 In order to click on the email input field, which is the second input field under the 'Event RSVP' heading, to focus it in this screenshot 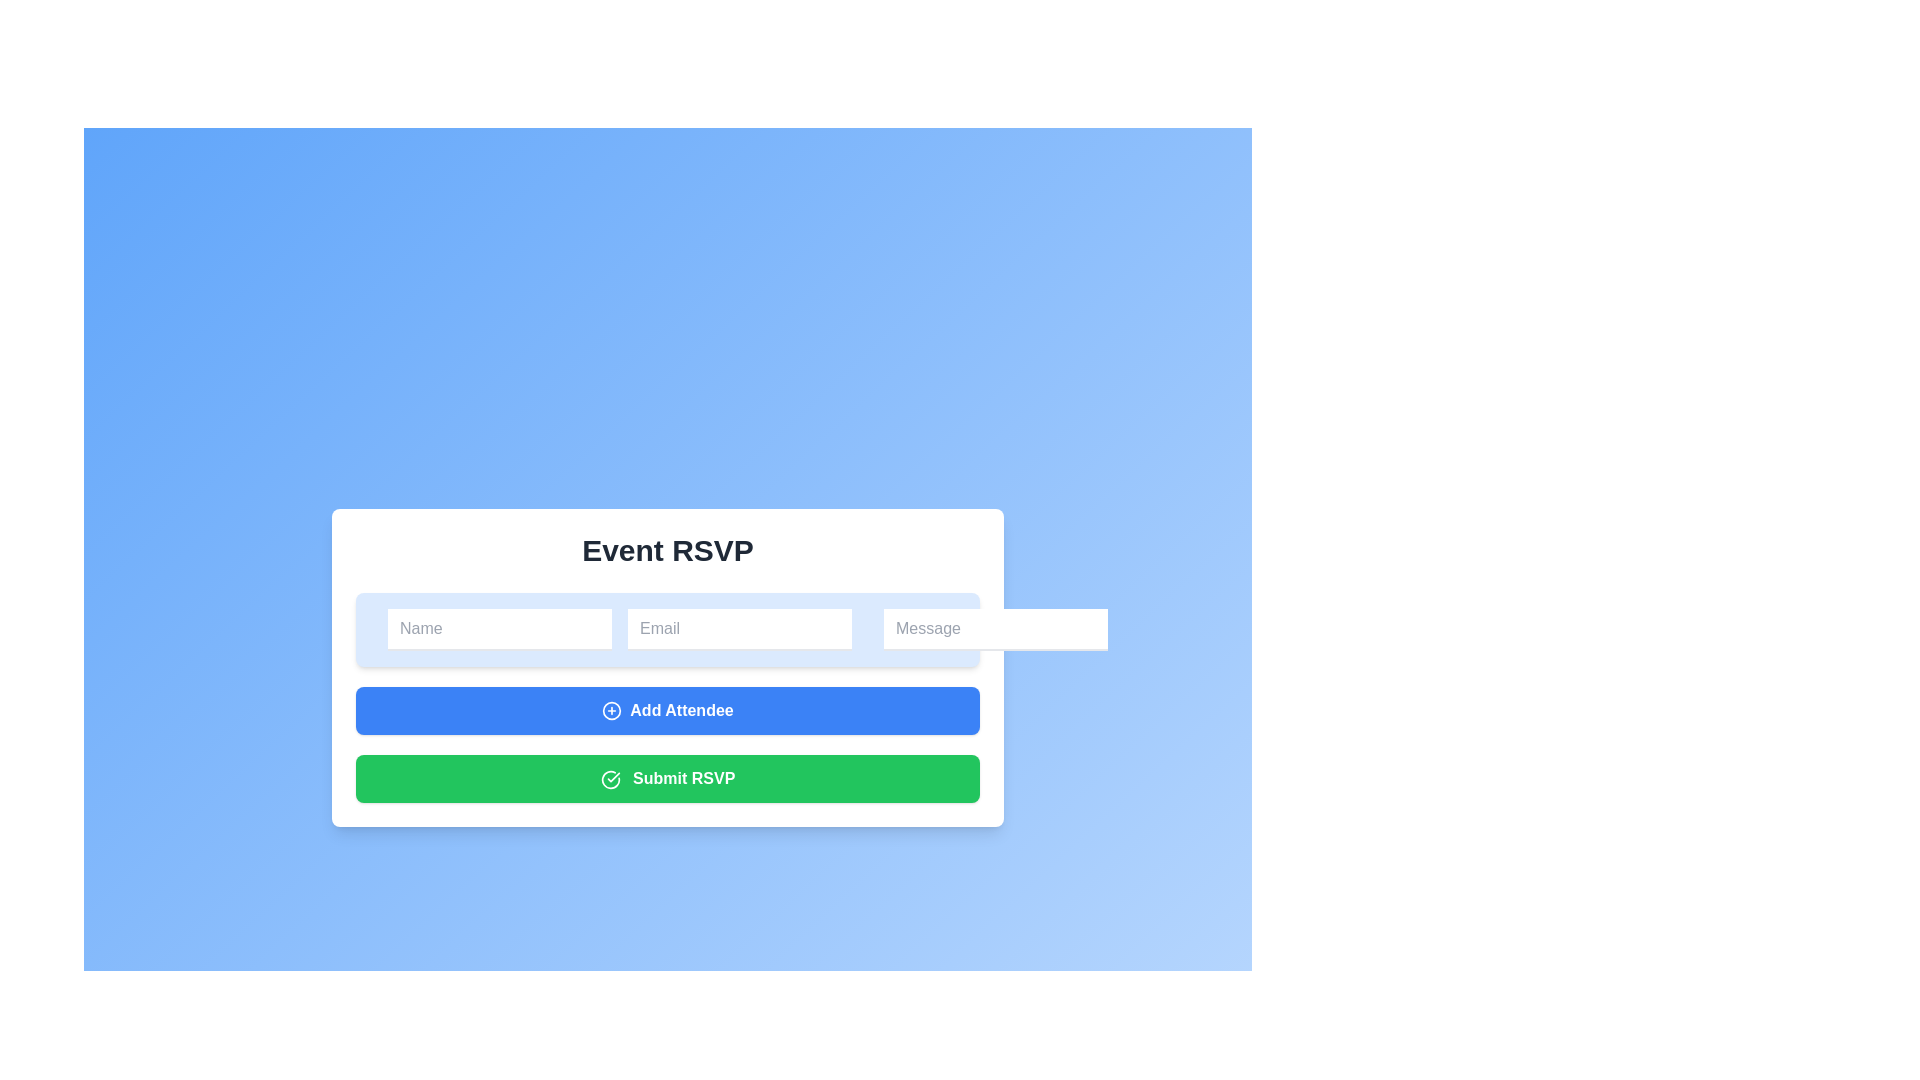, I will do `click(667, 628)`.